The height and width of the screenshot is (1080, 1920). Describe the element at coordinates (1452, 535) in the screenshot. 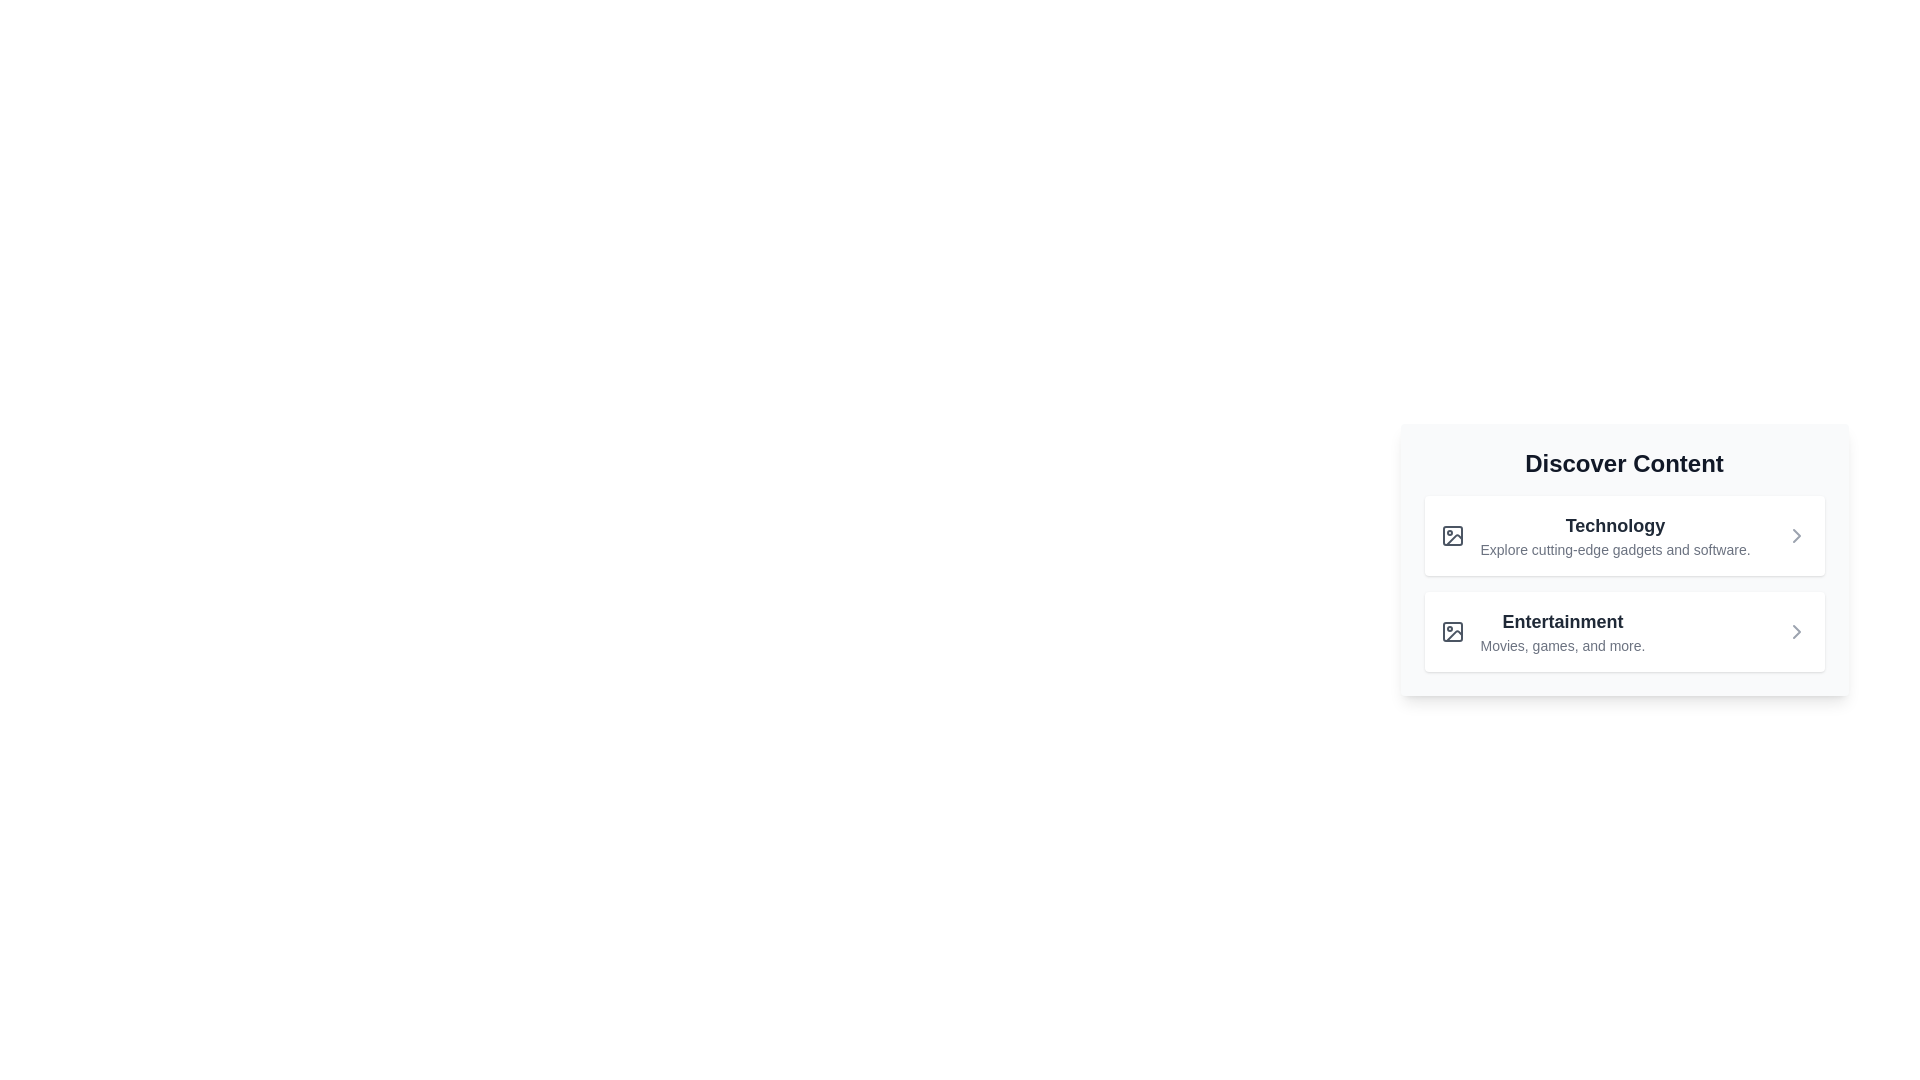

I see `SVG rectangle element that serves as a background for the icon, positioned within the icon structure, by clicking on its center` at that location.